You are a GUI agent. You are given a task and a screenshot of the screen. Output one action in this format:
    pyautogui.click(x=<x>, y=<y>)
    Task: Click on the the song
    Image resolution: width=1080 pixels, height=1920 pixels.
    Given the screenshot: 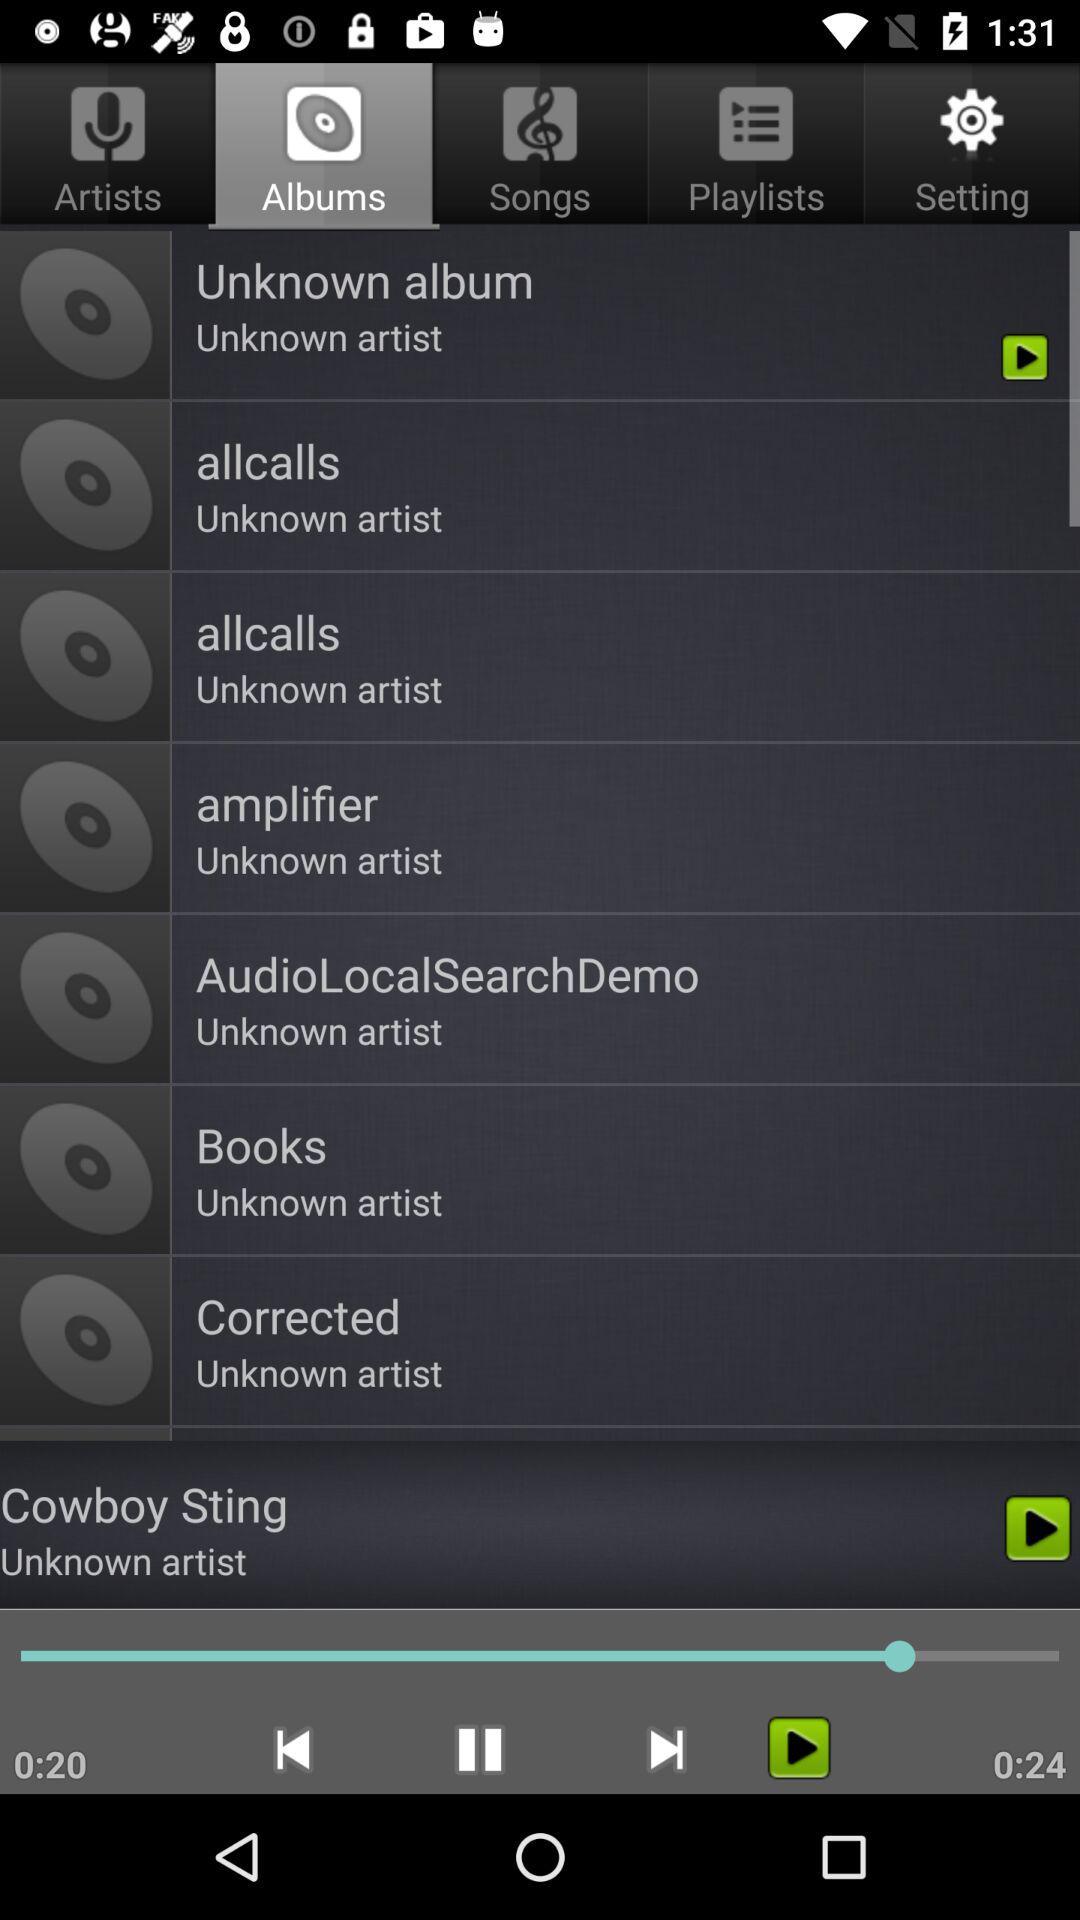 What is the action you would take?
    pyautogui.click(x=798, y=1746)
    